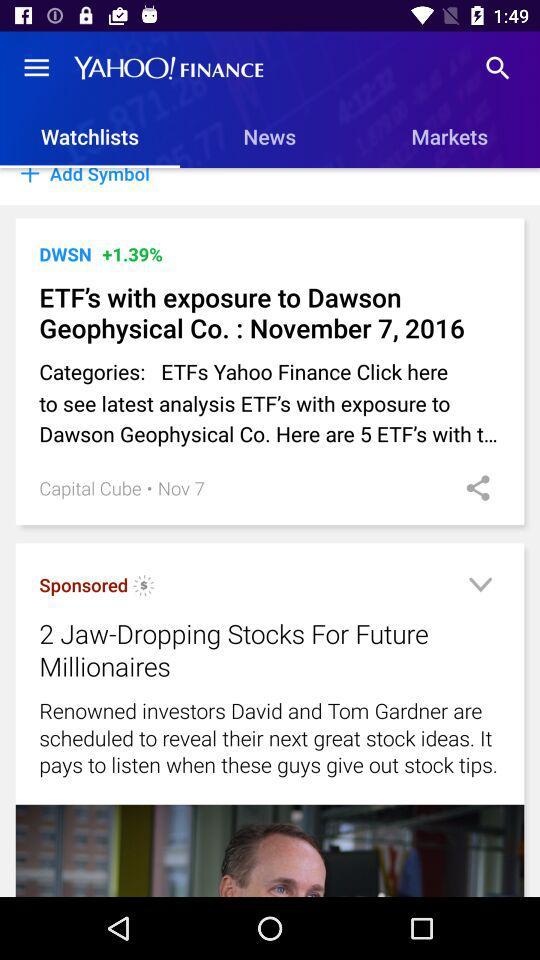  Describe the element at coordinates (270, 186) in the screenshot. I see `the add symbol` at that location.